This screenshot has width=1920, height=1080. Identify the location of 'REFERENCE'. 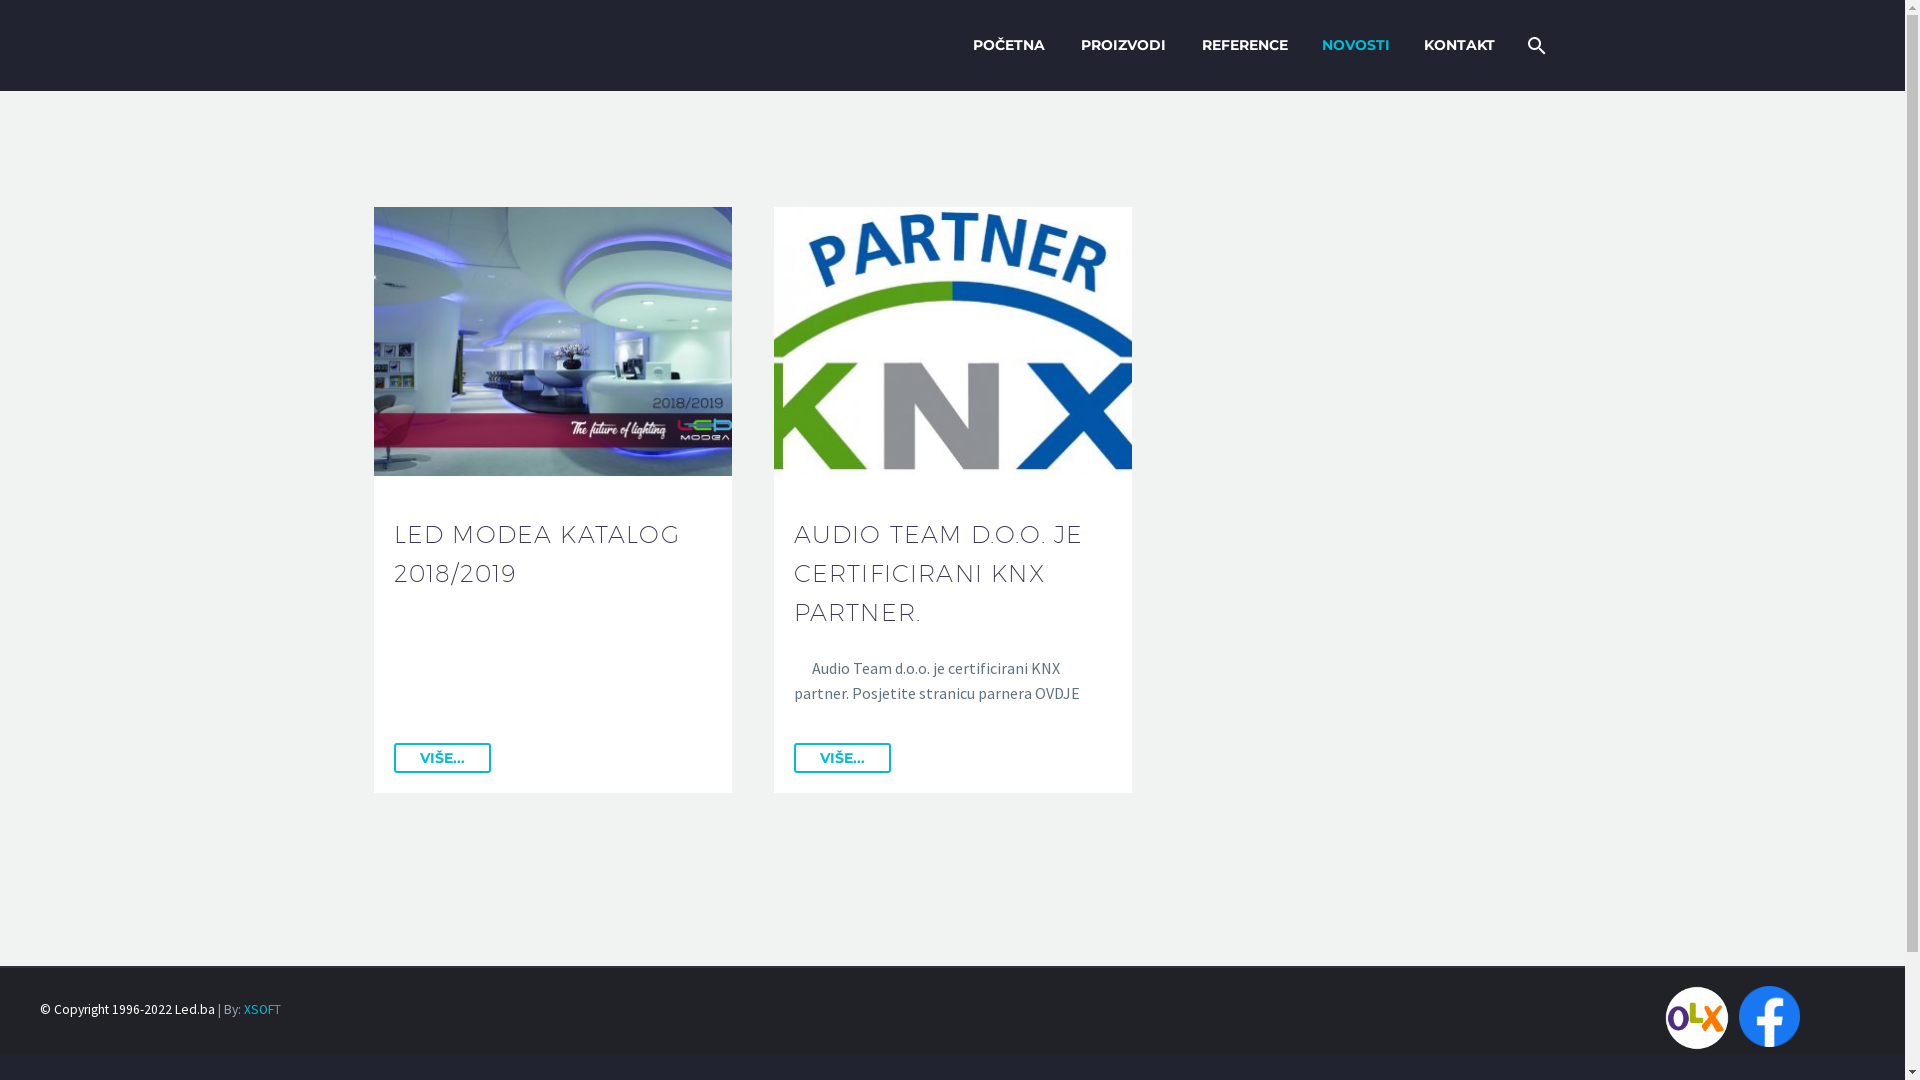
(1185, 45).